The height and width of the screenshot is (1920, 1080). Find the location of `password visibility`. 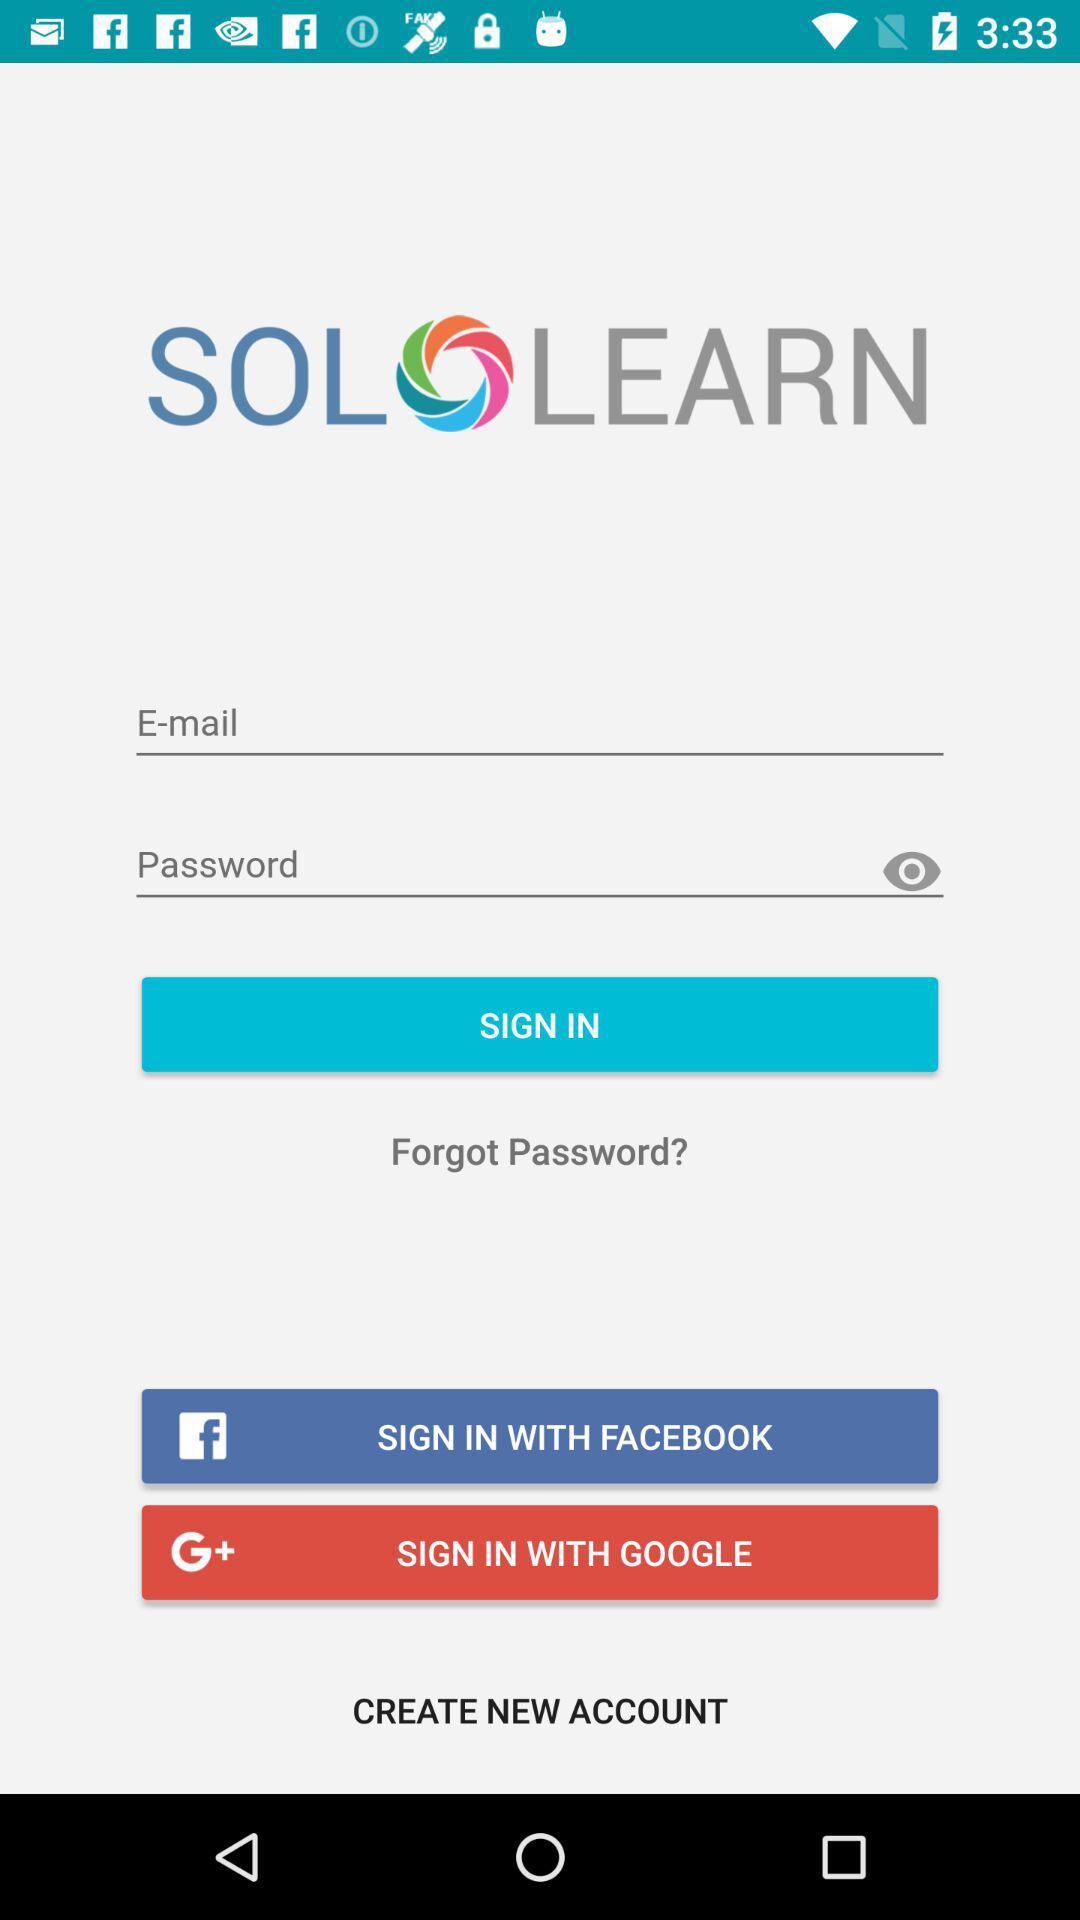

password visibility is located at coordinates (911, 872).